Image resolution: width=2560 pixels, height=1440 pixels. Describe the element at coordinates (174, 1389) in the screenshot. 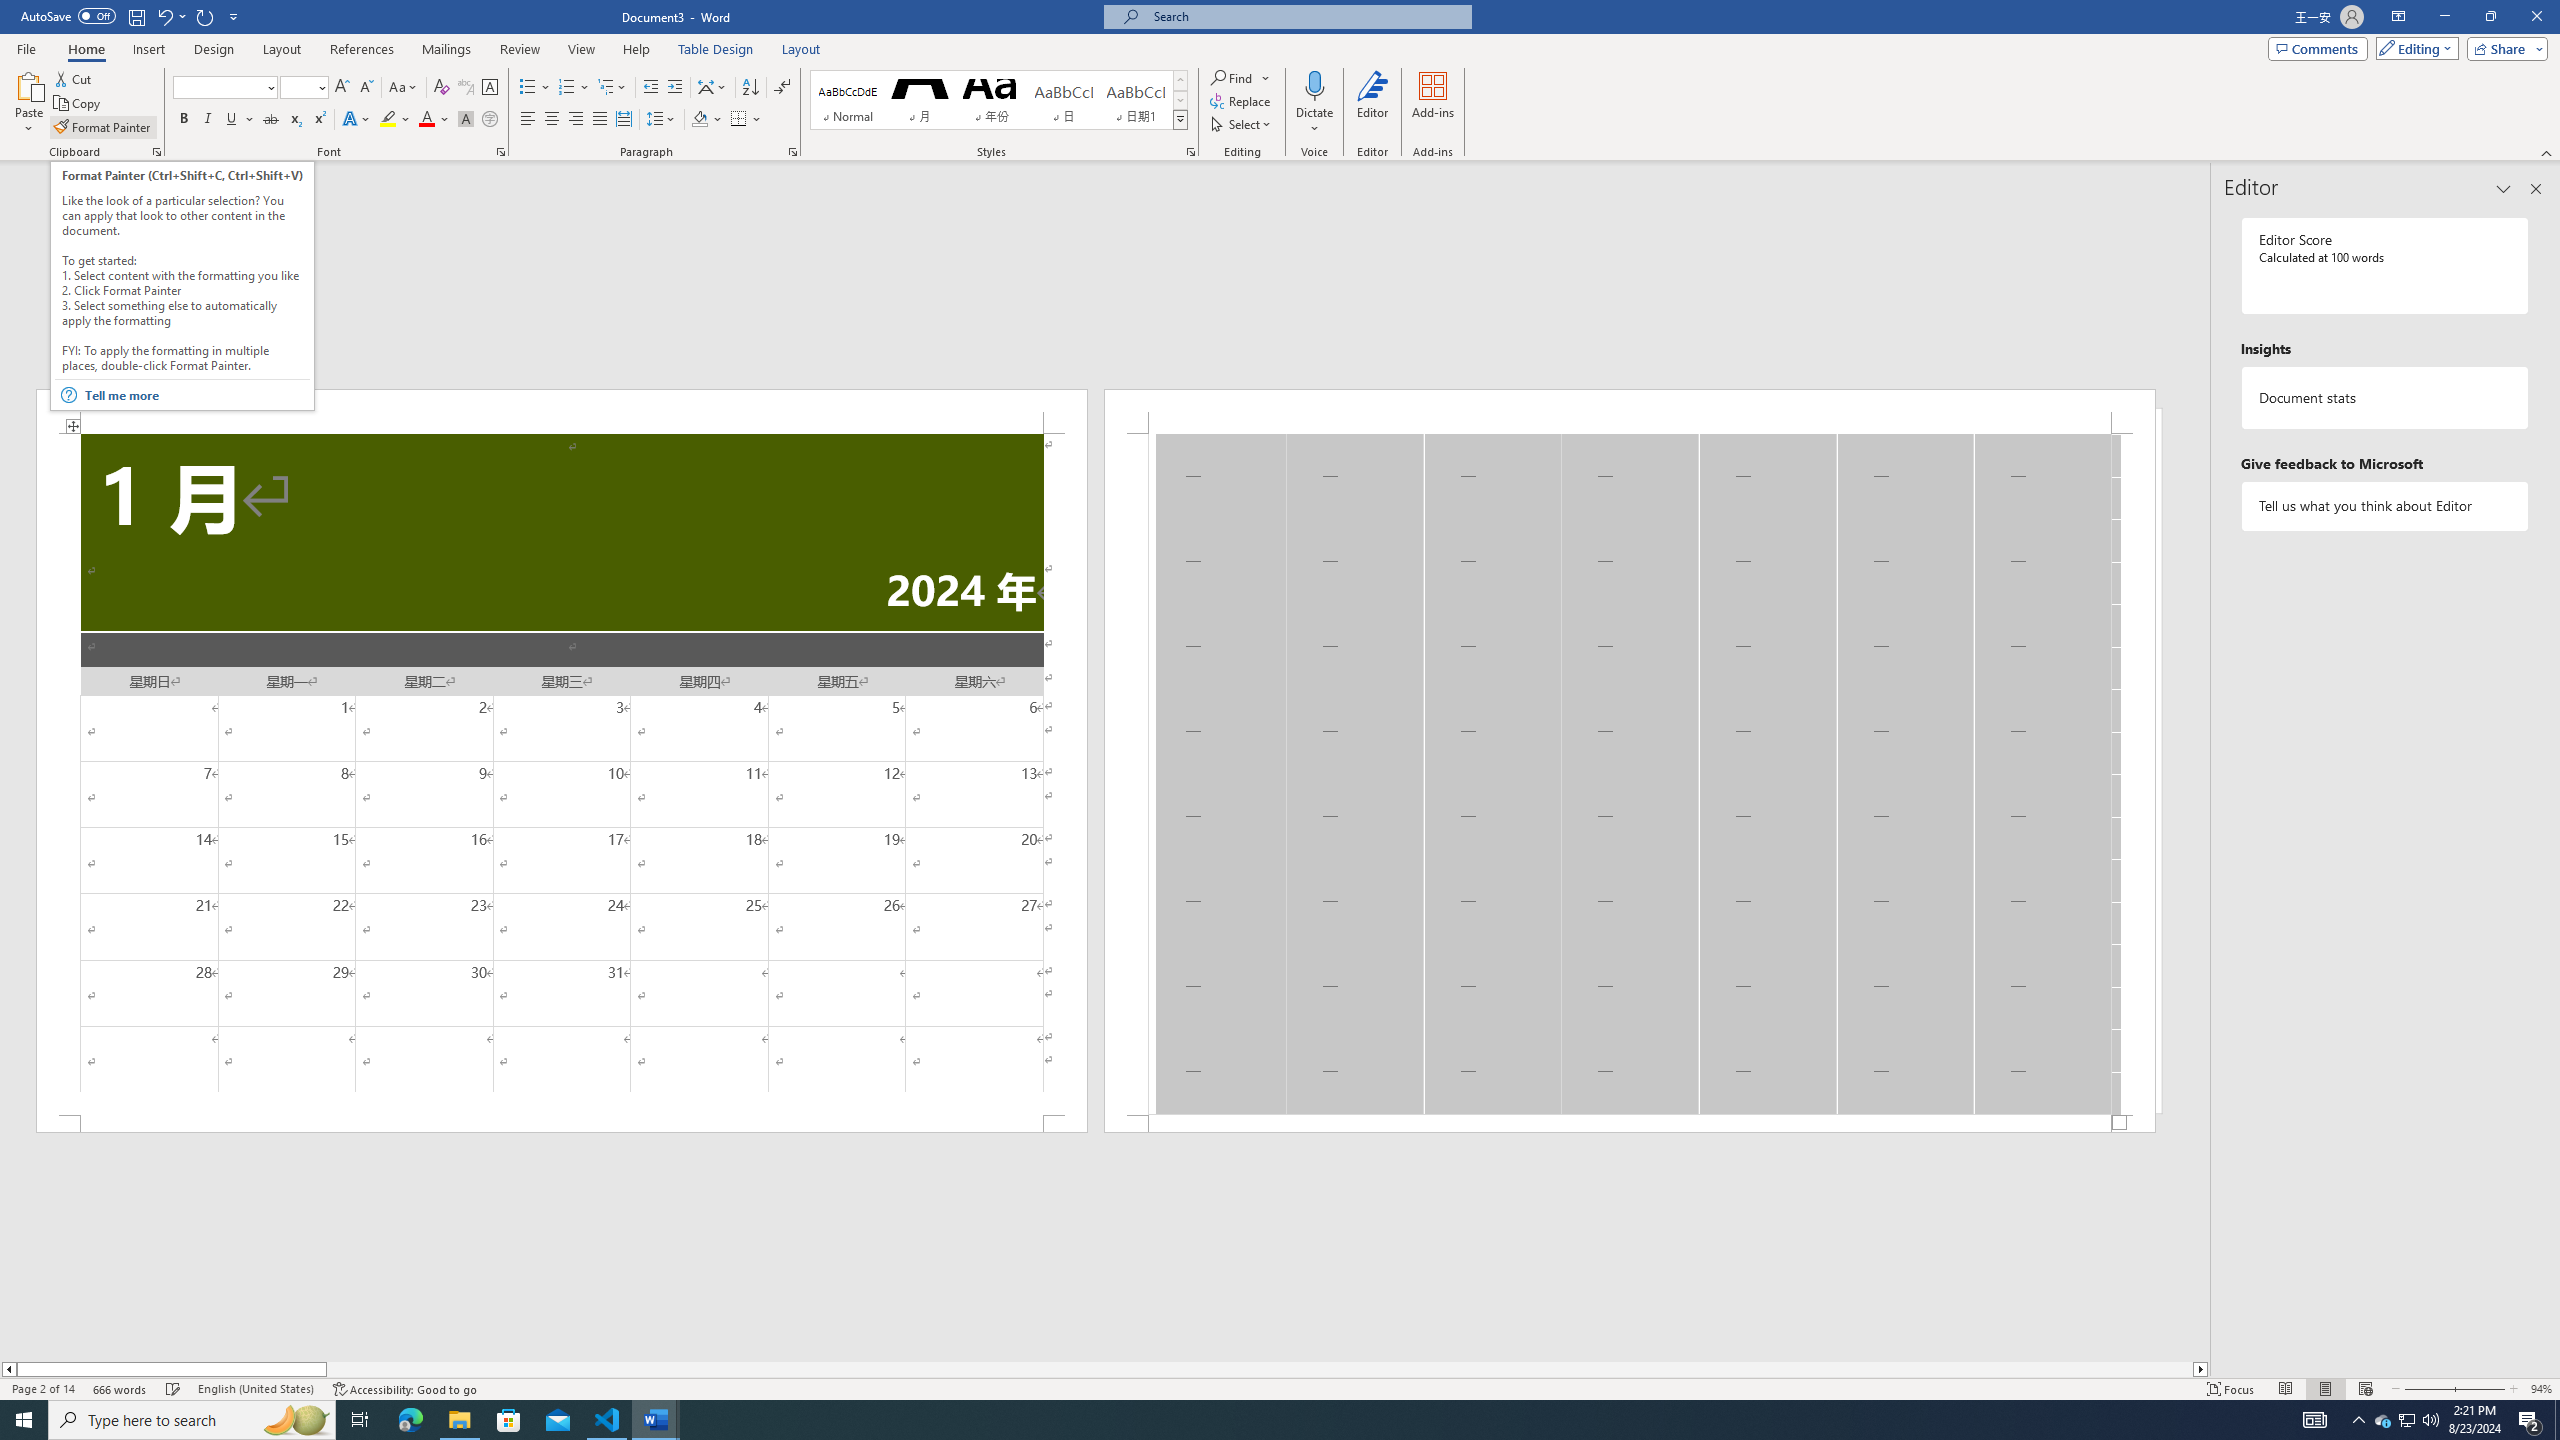

I see `'Spelling and Grammar Check Checking'` at that location.